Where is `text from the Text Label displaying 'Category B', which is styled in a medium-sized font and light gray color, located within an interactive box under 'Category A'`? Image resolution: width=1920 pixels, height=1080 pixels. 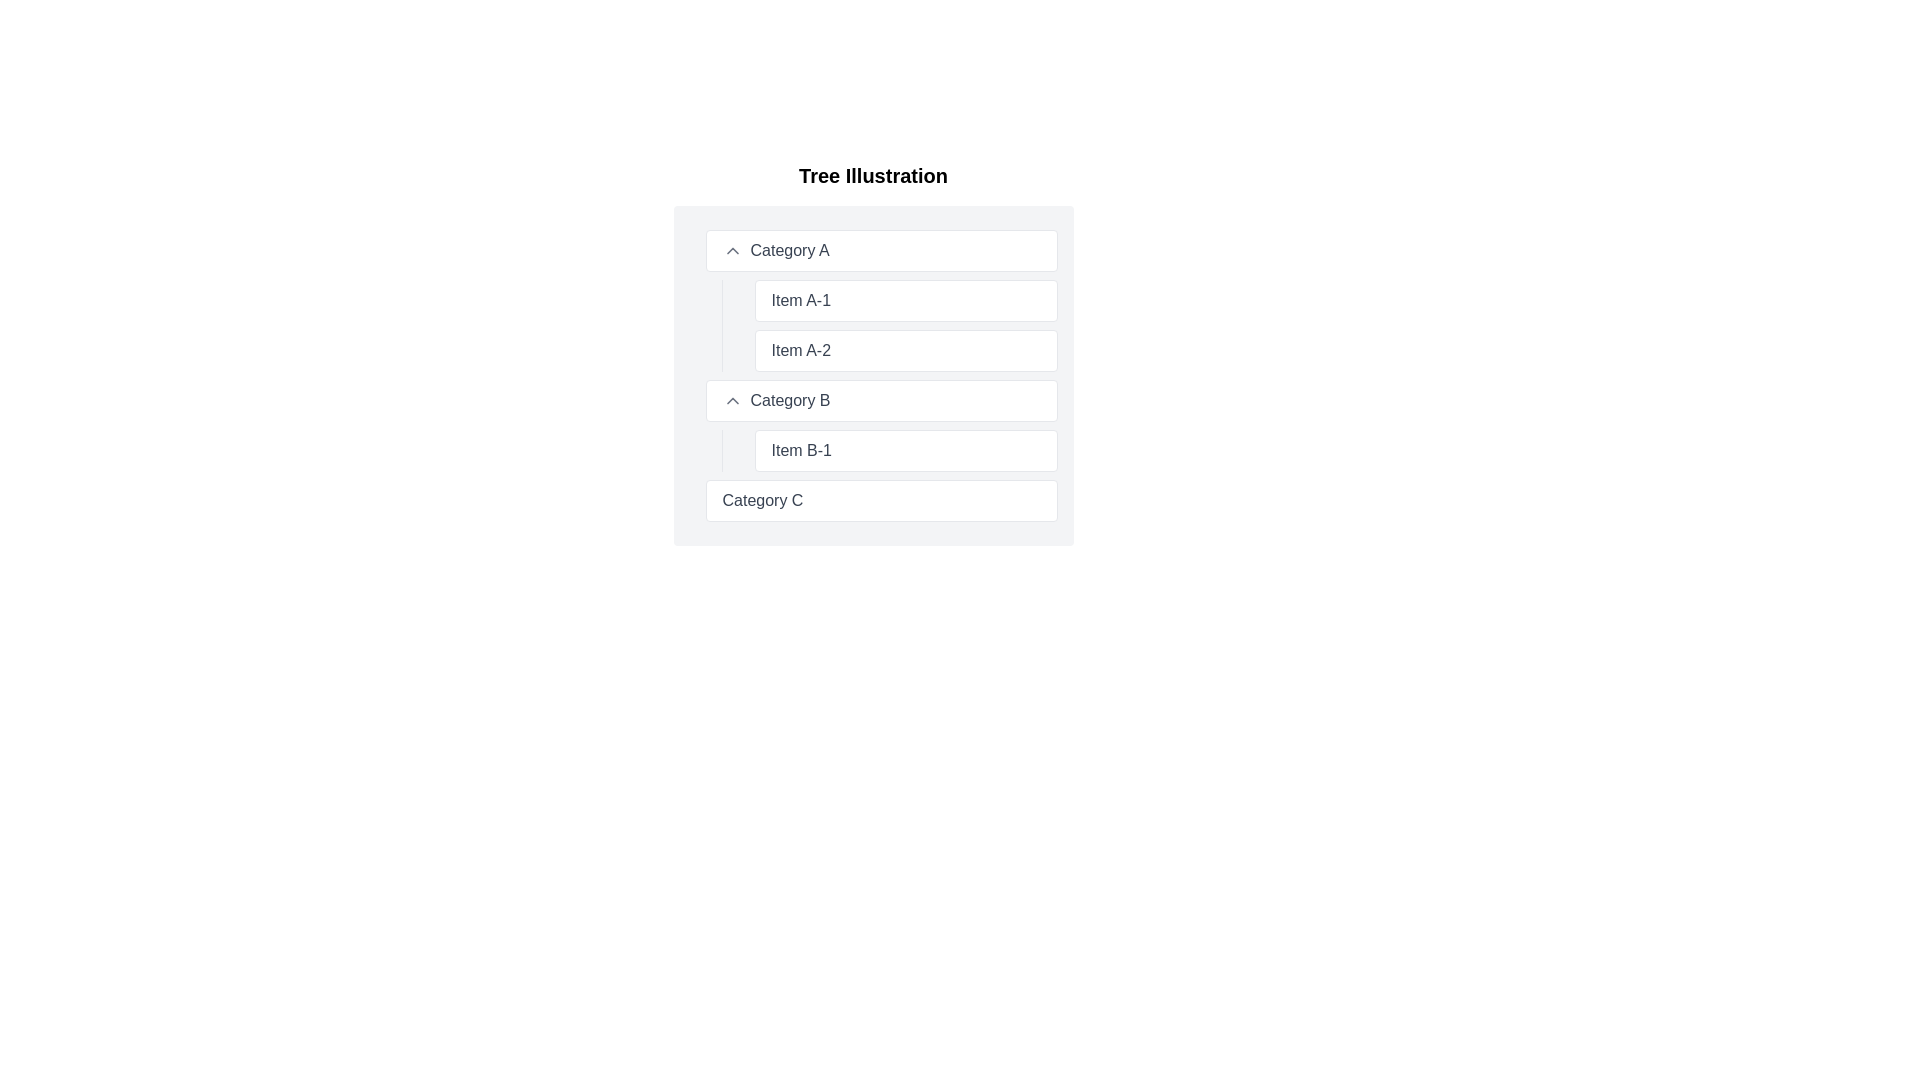 text from the Text Label displaying 'Category B', which is styled in a medium-sized font and light gray color, located within an interactive box under 'Category A' is located at coordinates (789, 401).